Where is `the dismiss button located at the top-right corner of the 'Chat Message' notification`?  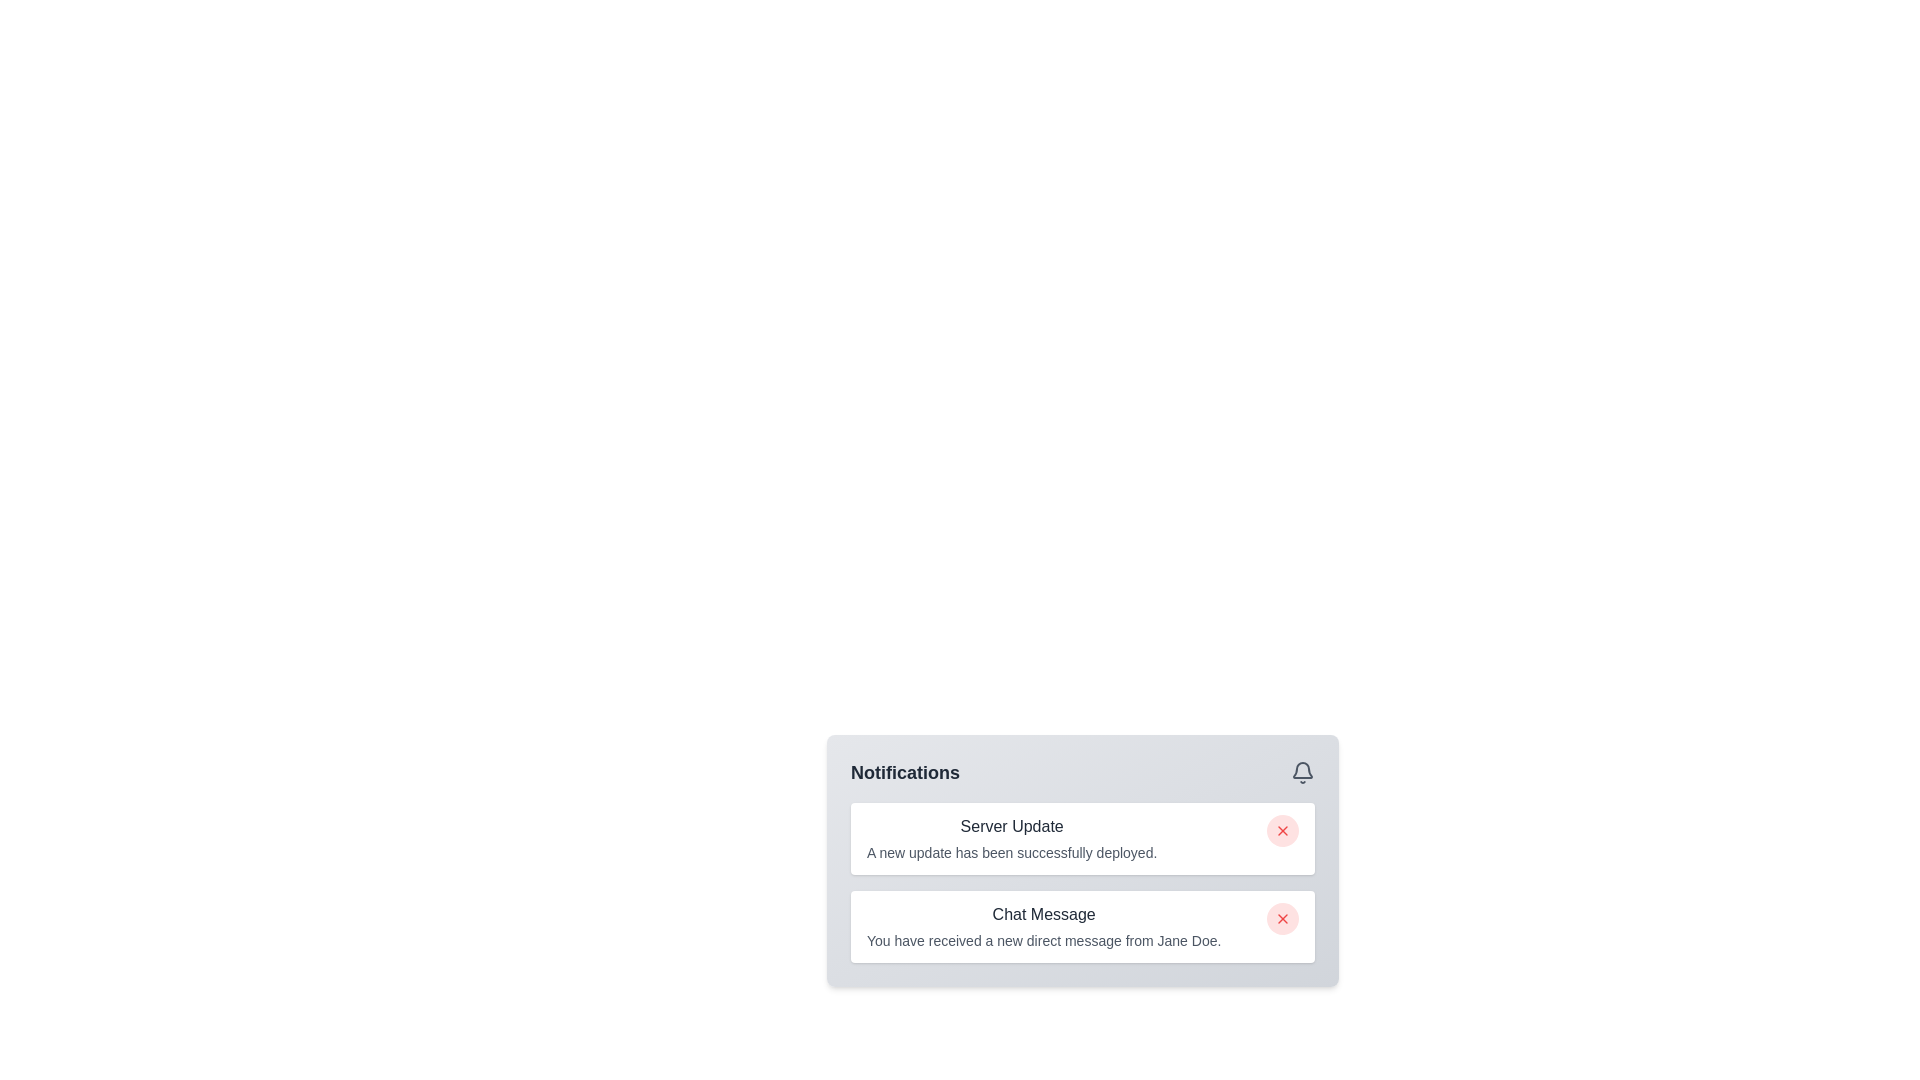
the dismiss button located at the top-right corner of the 'Chat Message' notification is located at coordinates (1282, 918).